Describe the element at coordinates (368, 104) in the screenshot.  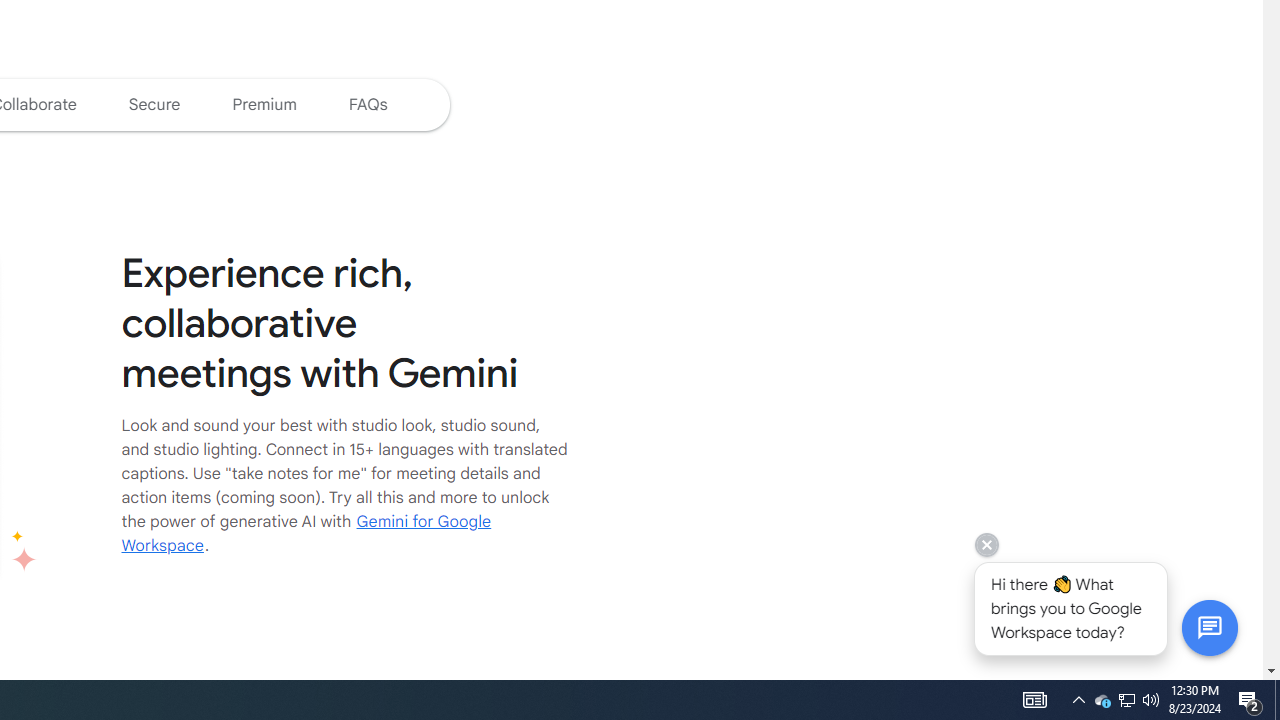
I see `'Jump to the Google Meet FAQs'` at that location.